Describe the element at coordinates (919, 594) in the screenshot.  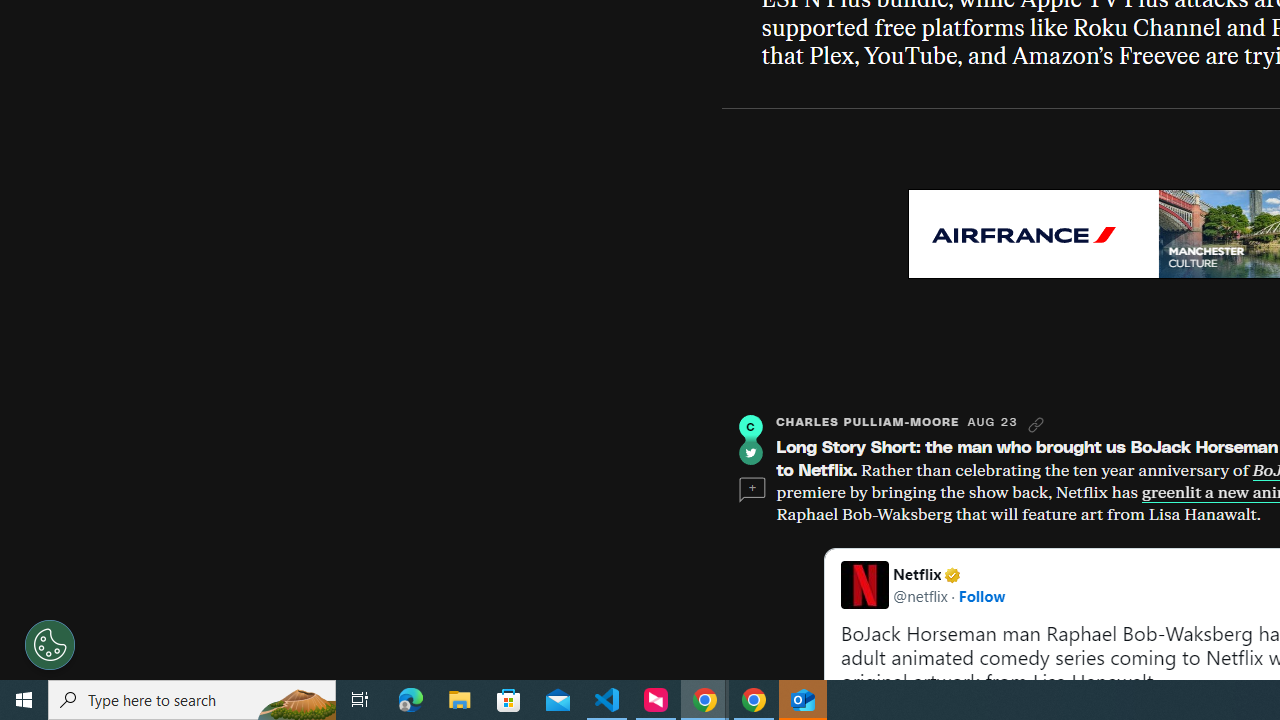
I see `'@netflix'` at that location.